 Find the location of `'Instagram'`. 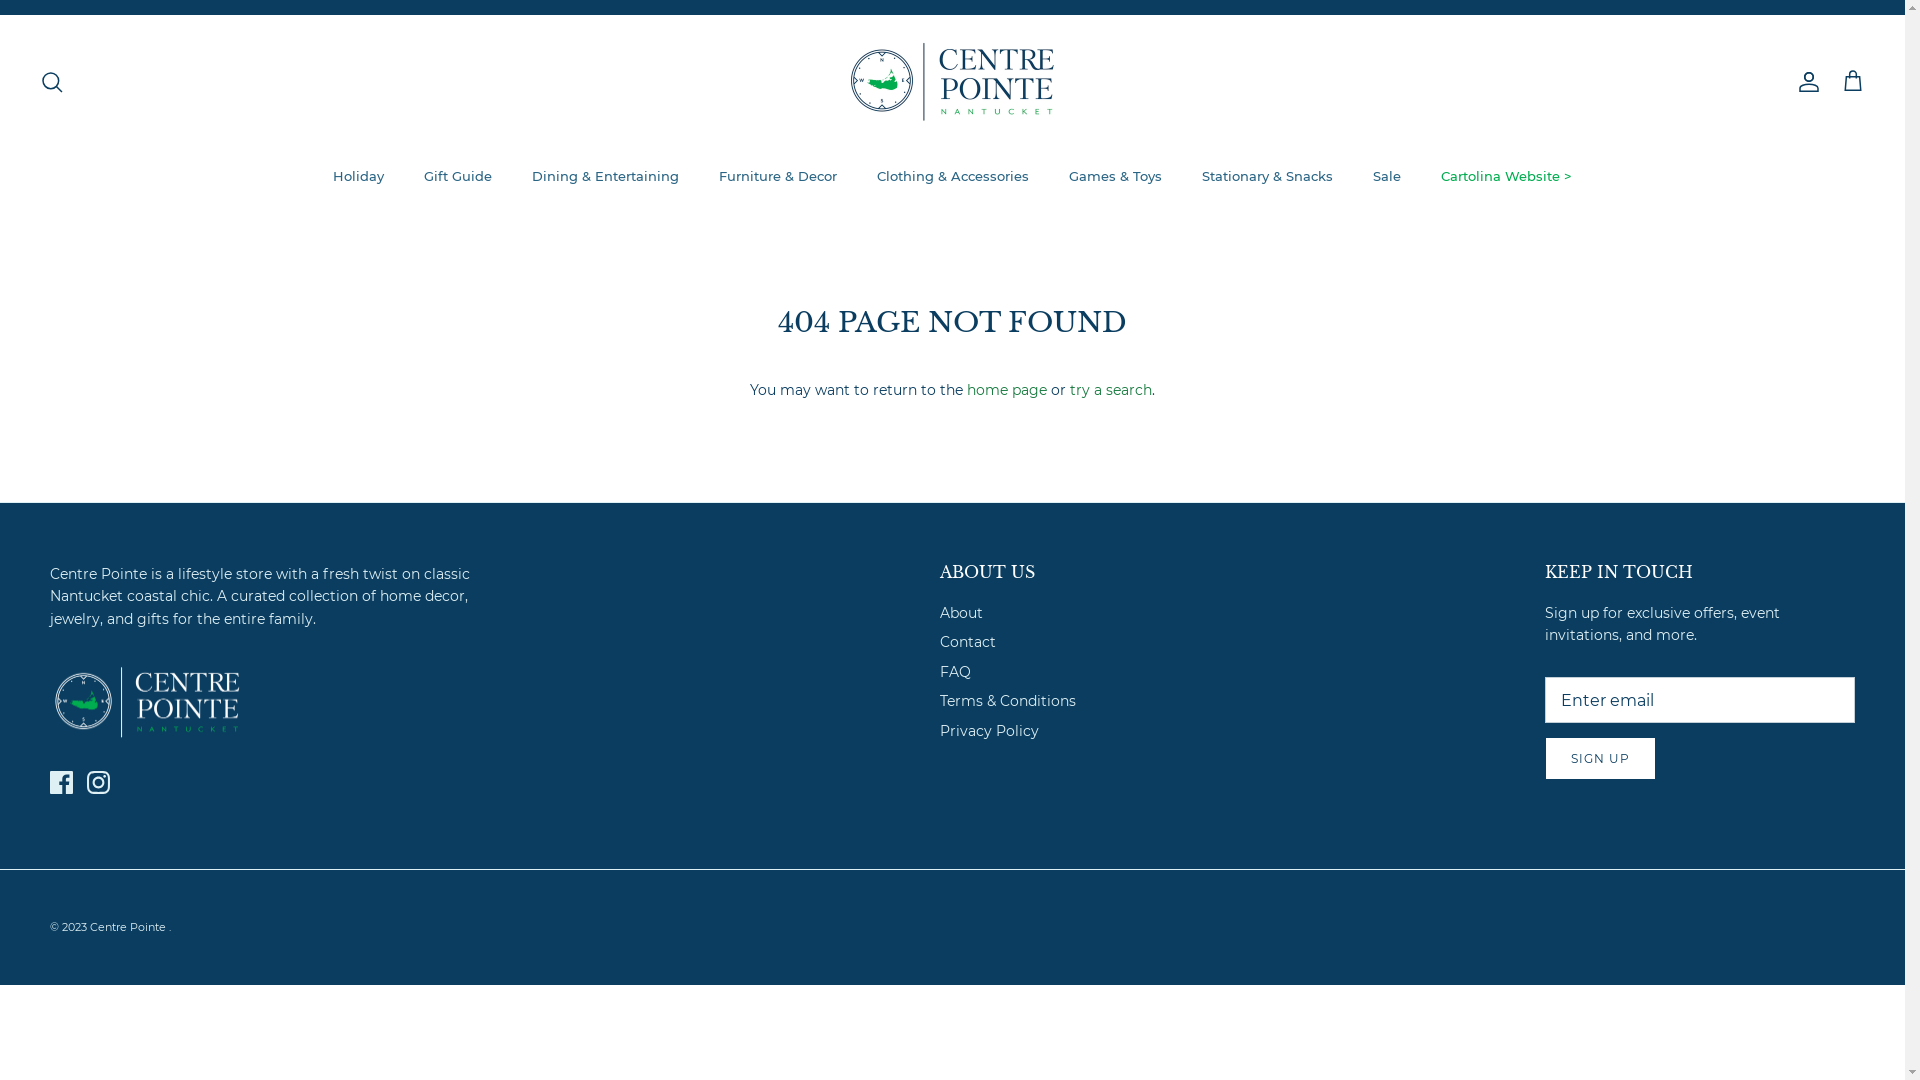

'Instagram' is located at coordinates (97, 781).